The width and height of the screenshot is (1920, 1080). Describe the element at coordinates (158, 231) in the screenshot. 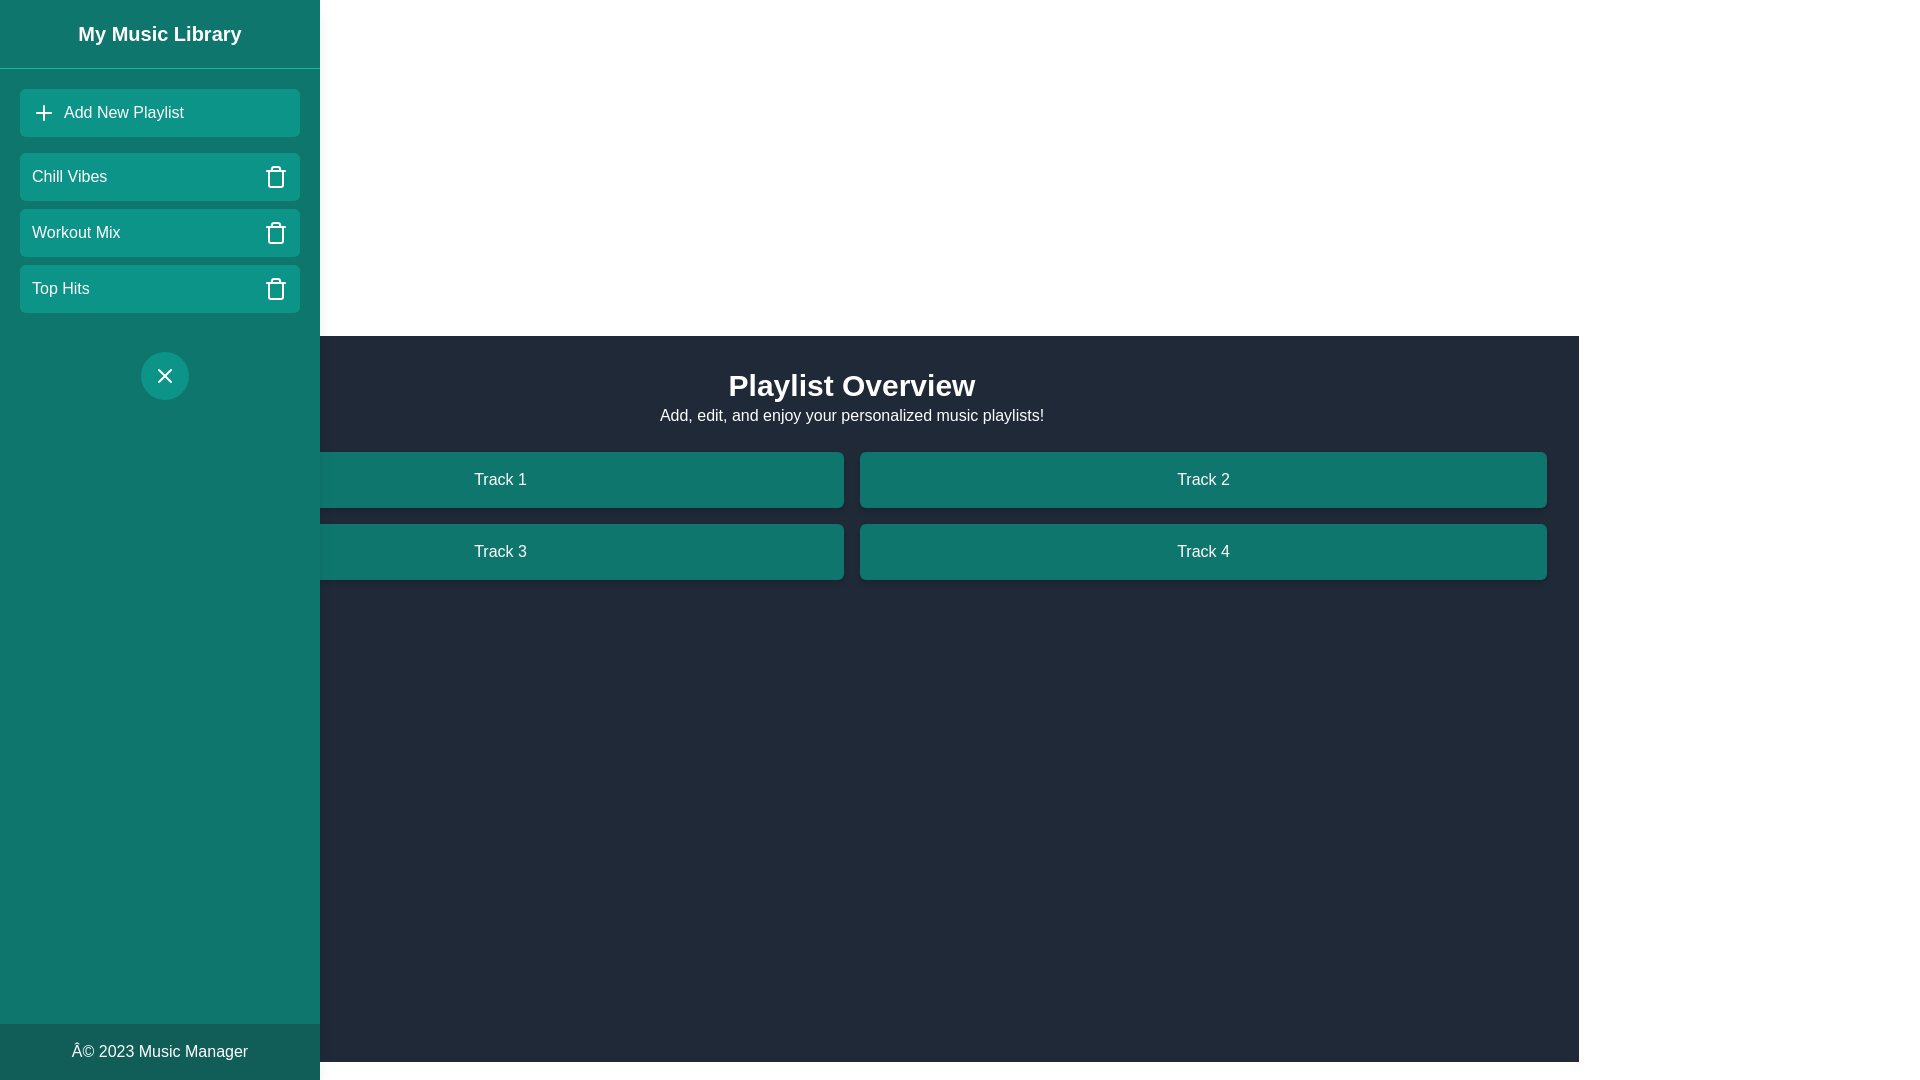

I see `the 'Workout Mix' playlist button, which is positioned` at that location.